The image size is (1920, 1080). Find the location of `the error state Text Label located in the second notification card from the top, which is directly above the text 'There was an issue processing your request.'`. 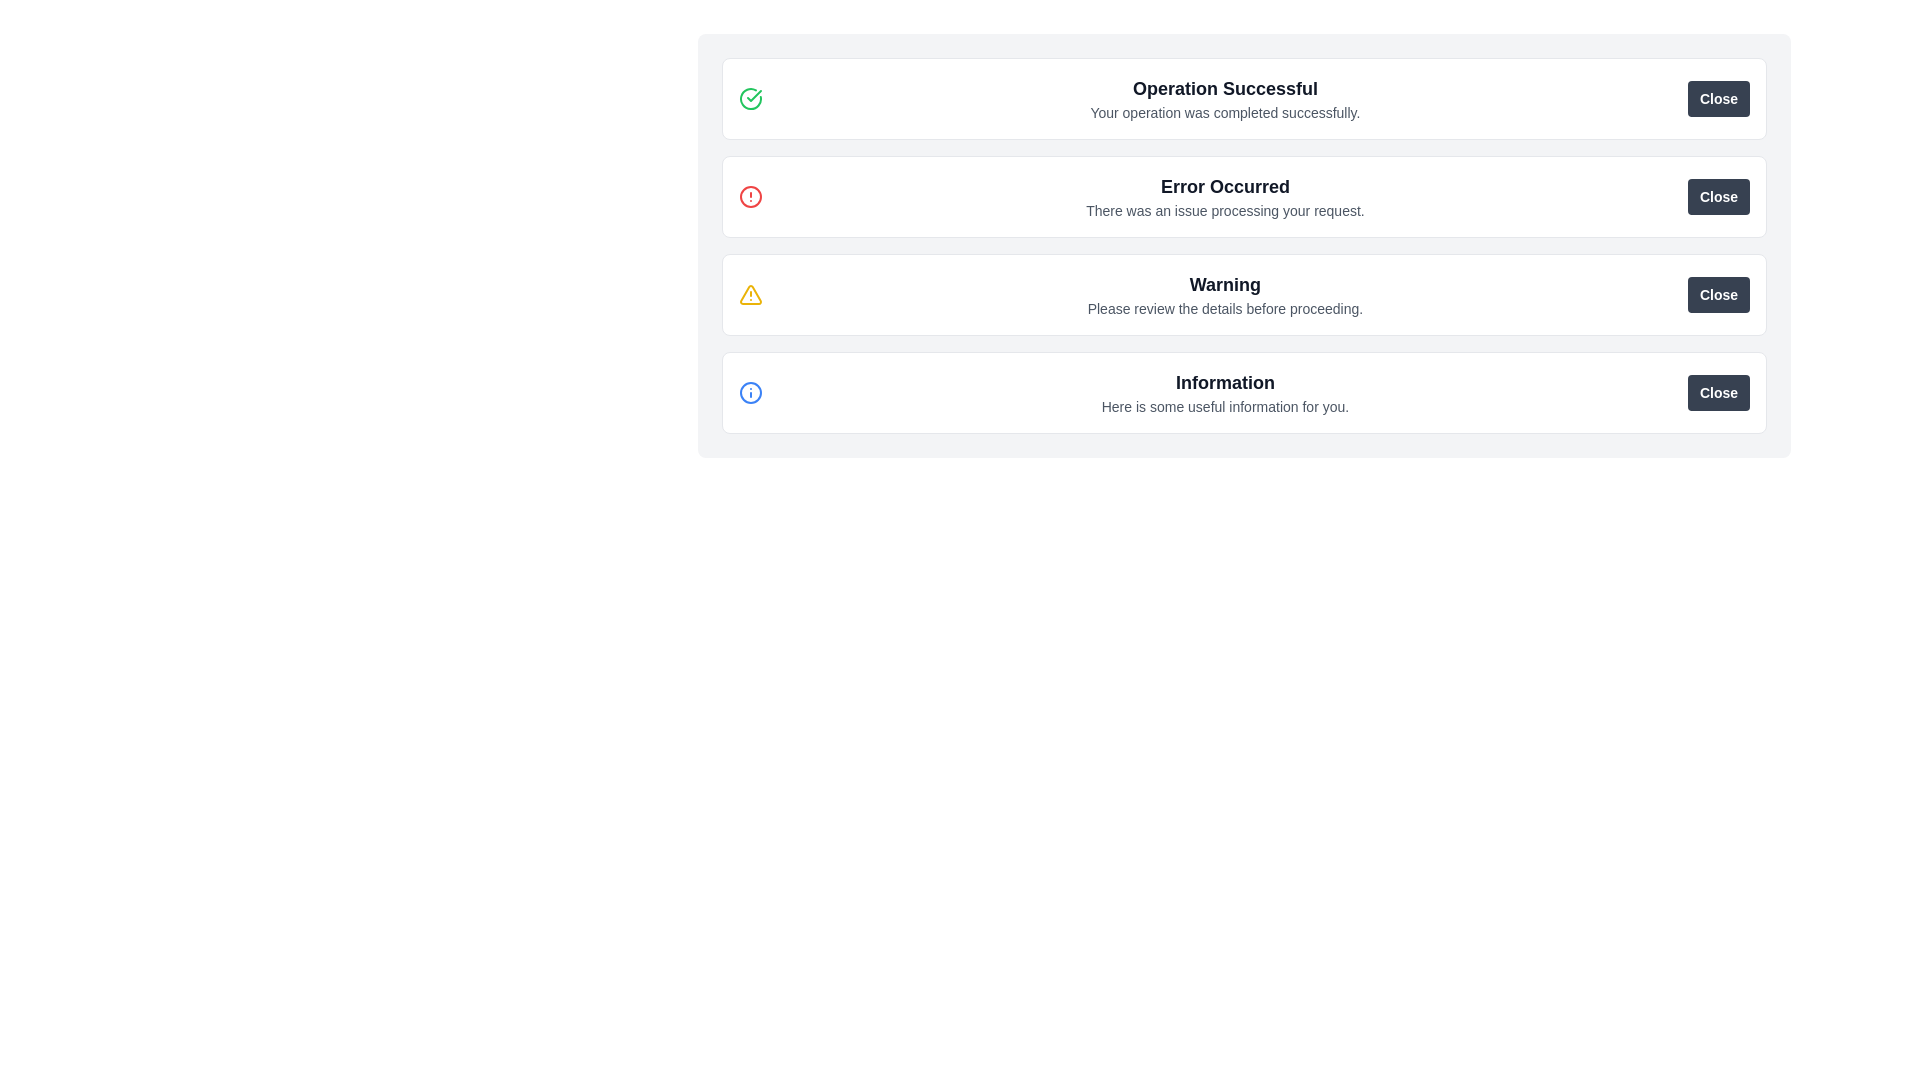

the error state Text Label located in the second notification card from the top, which is directly above the text 'There was an issue processing your request.' is located at coordinates (1224, 186).